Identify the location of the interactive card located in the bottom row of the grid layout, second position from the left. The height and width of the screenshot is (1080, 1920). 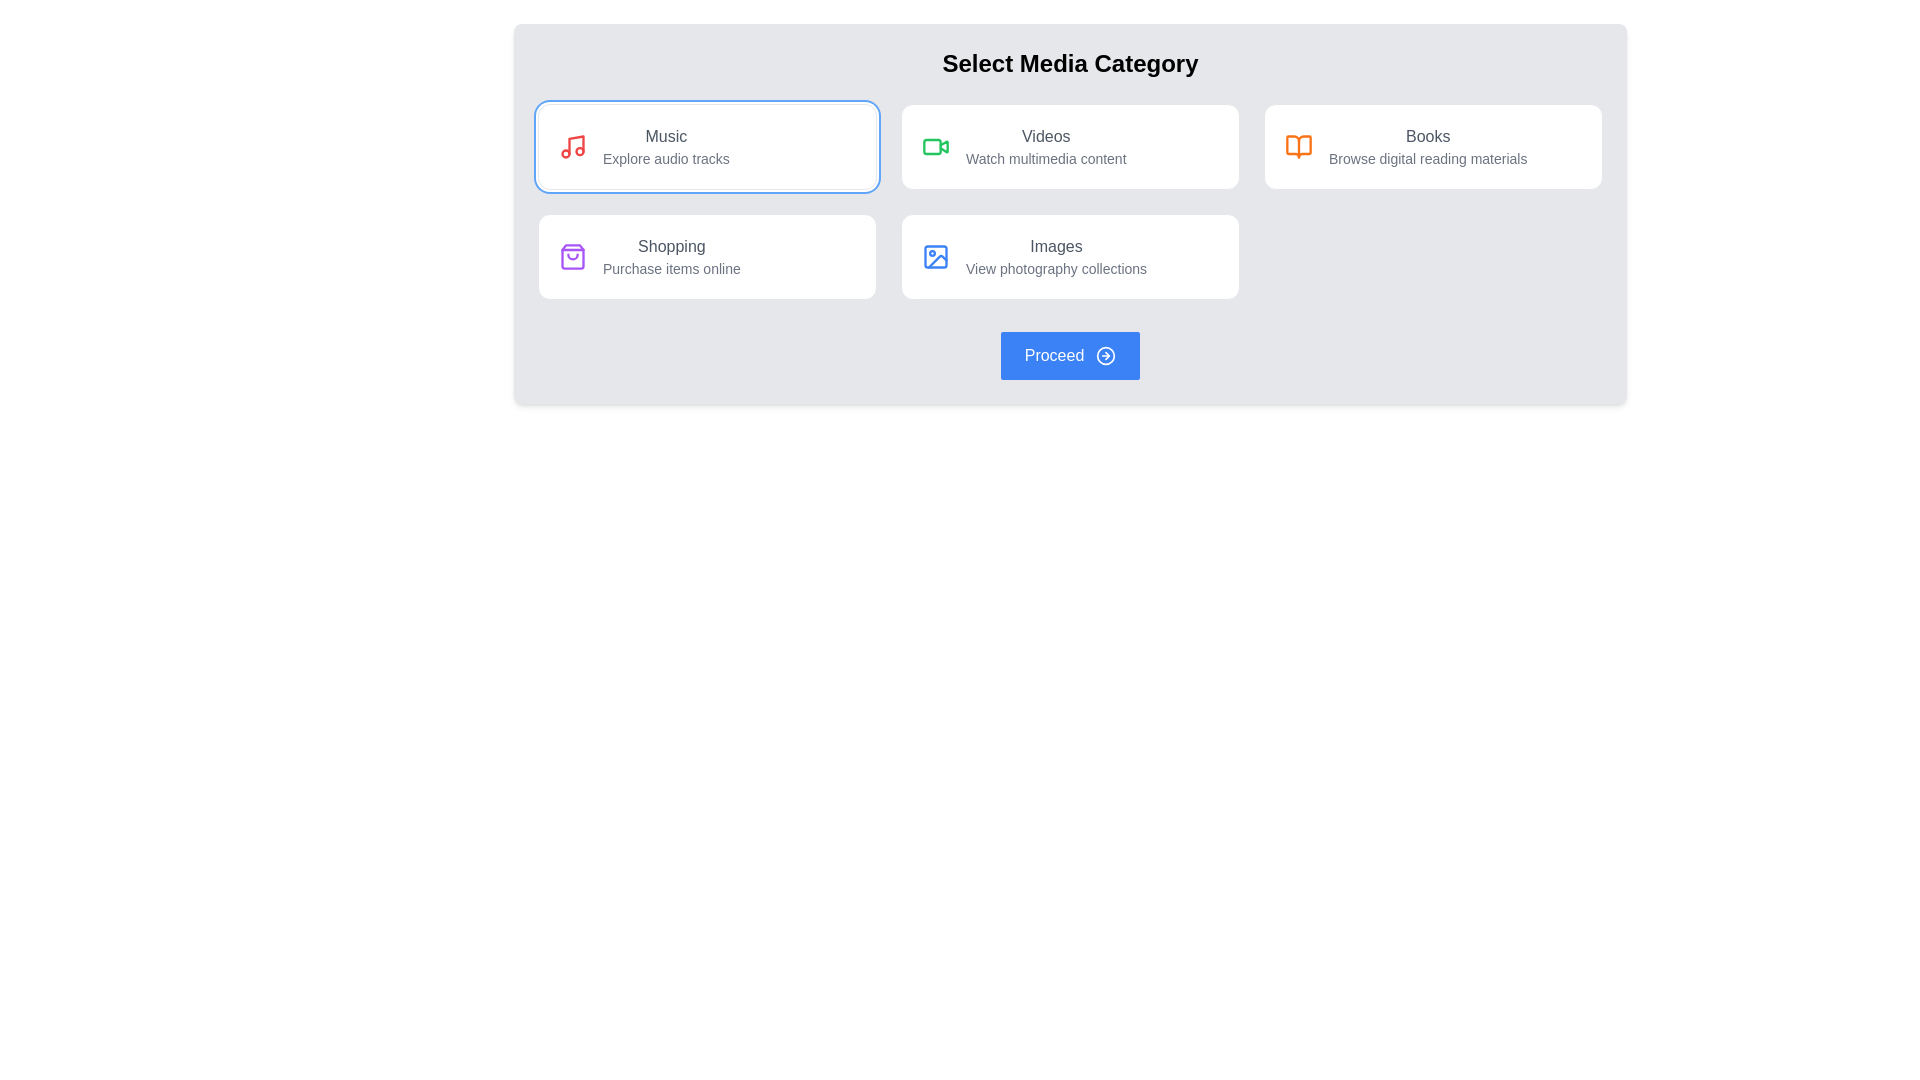
(1069, 256).